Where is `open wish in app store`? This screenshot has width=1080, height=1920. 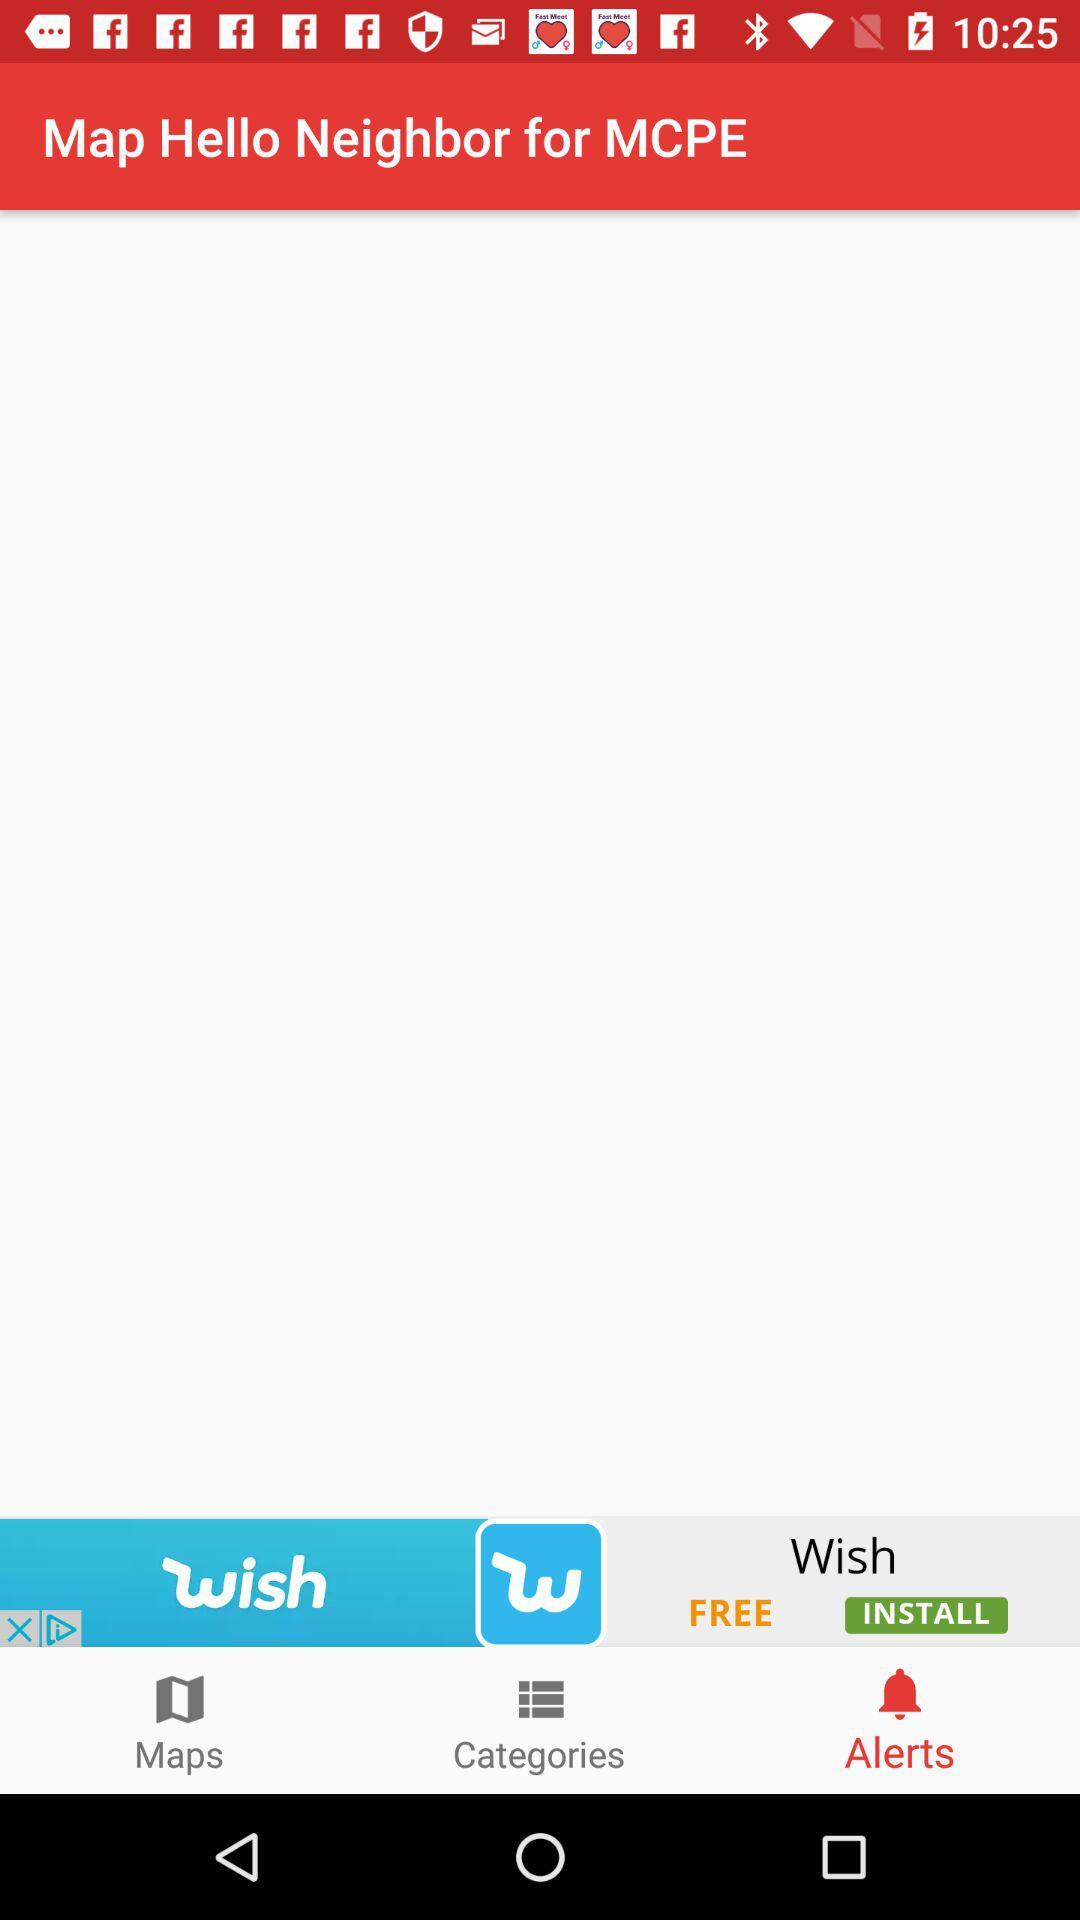
open wish in app store is located at coordinates (540, 1580).